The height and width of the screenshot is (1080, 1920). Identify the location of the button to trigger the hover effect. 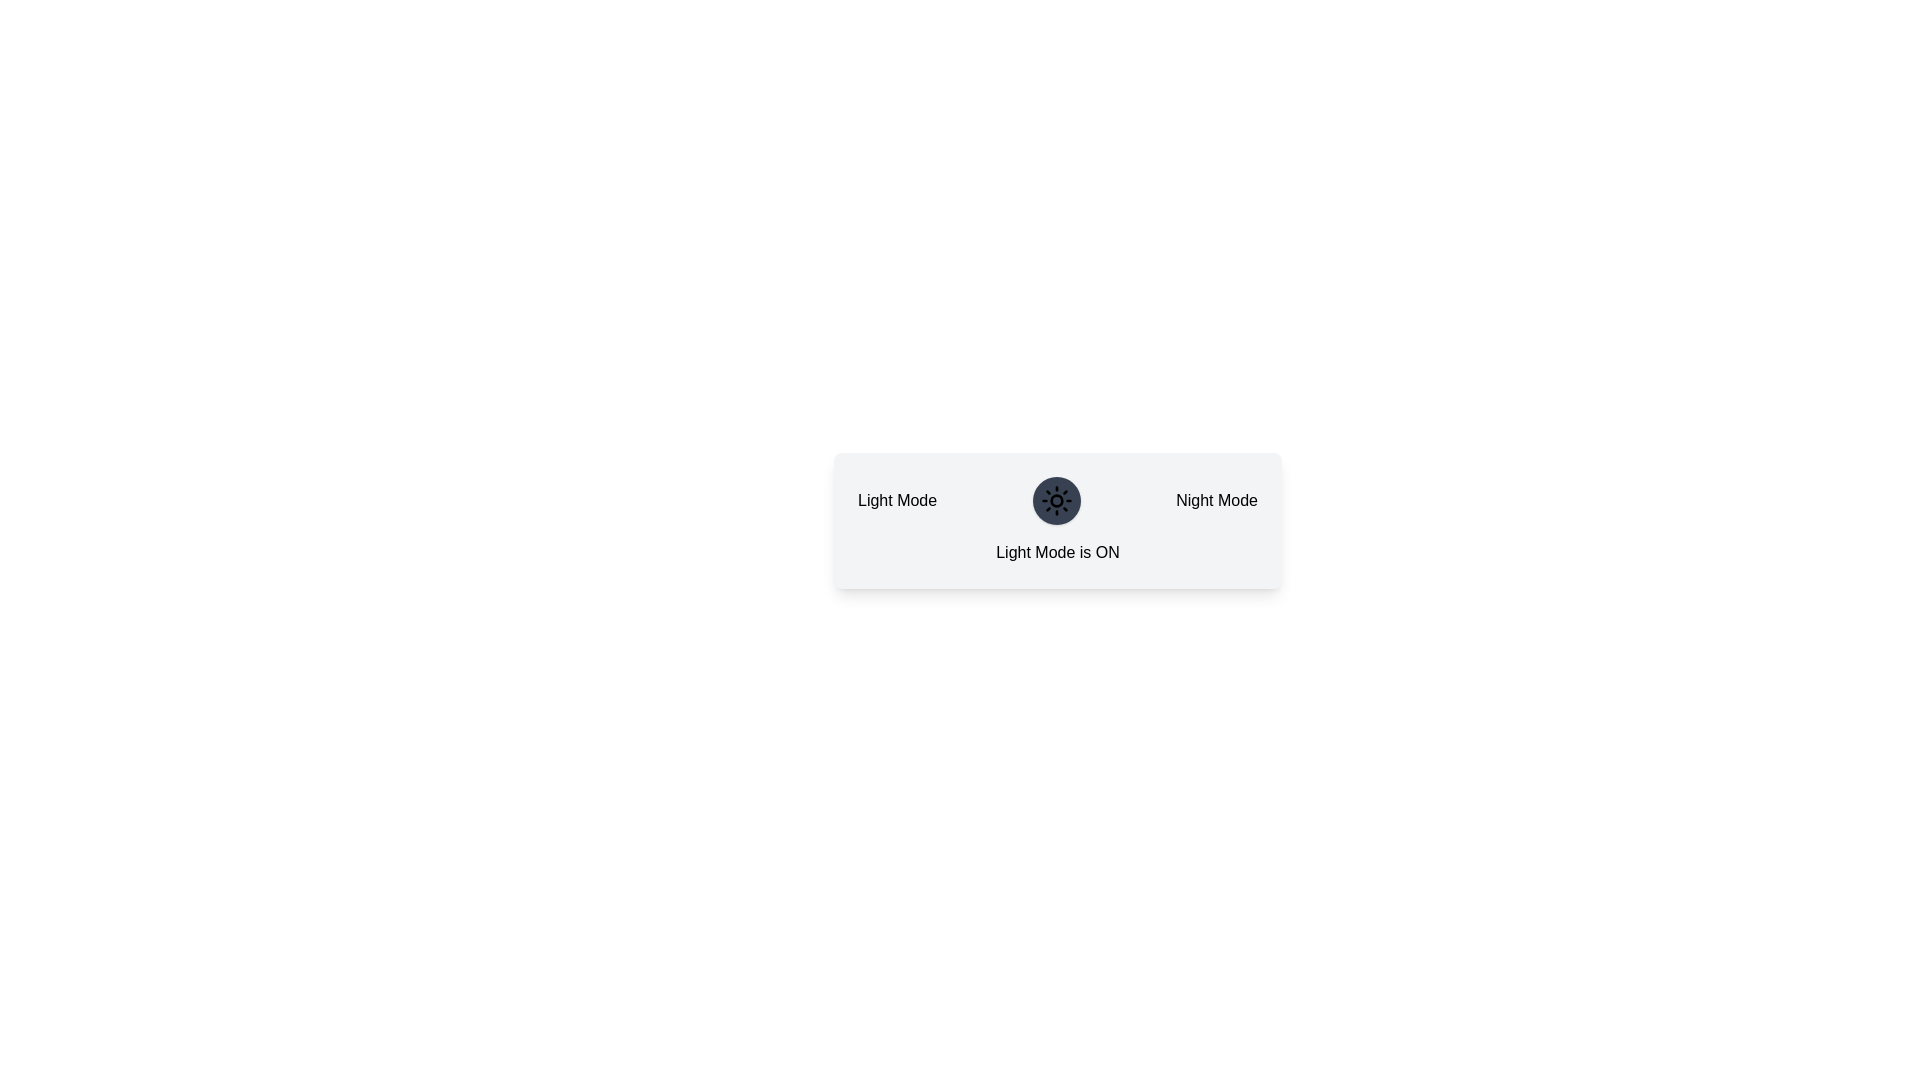
(1055, 500).